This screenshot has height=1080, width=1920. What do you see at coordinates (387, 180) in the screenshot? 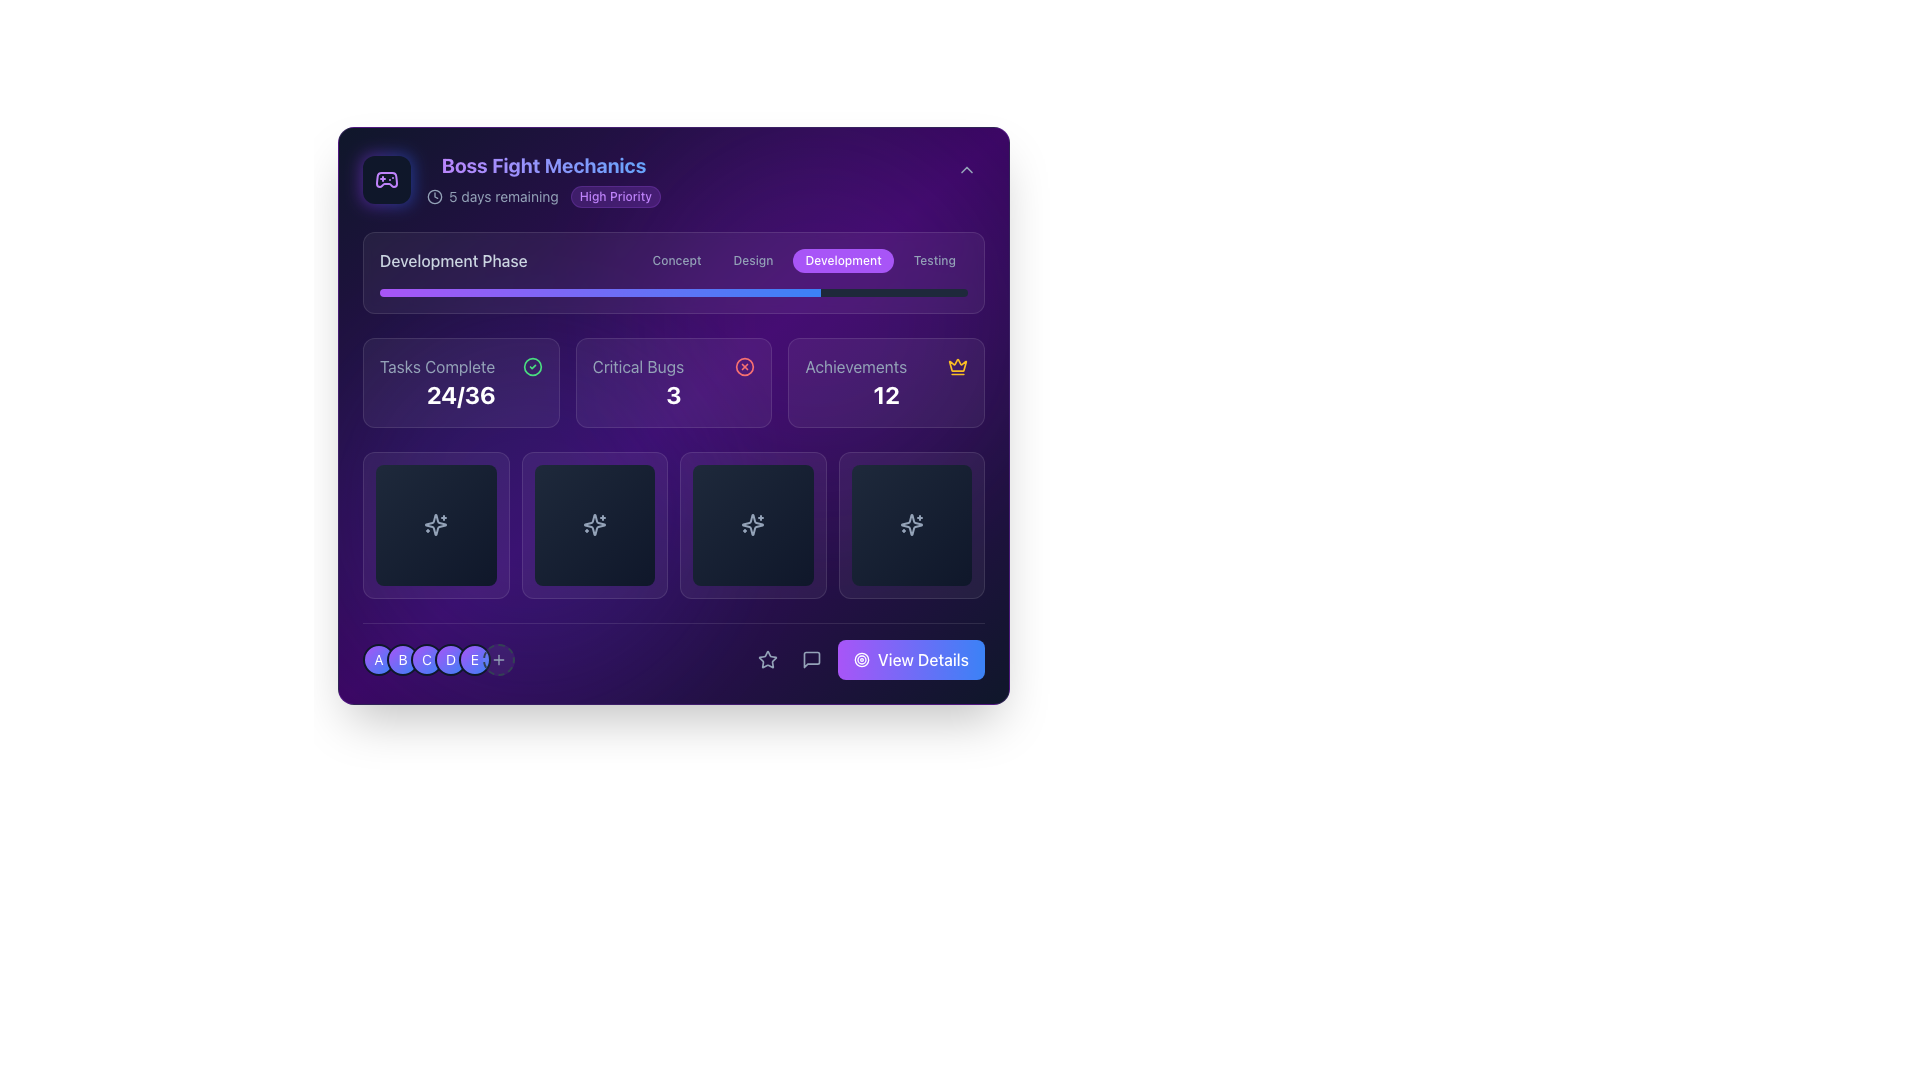
I see `the visual enhancement layer that provides a glowing effect for the game controller icon located at the top-left of the interface under the 'Boss Fight Mechanics' title` at bounding box center [387, 180].